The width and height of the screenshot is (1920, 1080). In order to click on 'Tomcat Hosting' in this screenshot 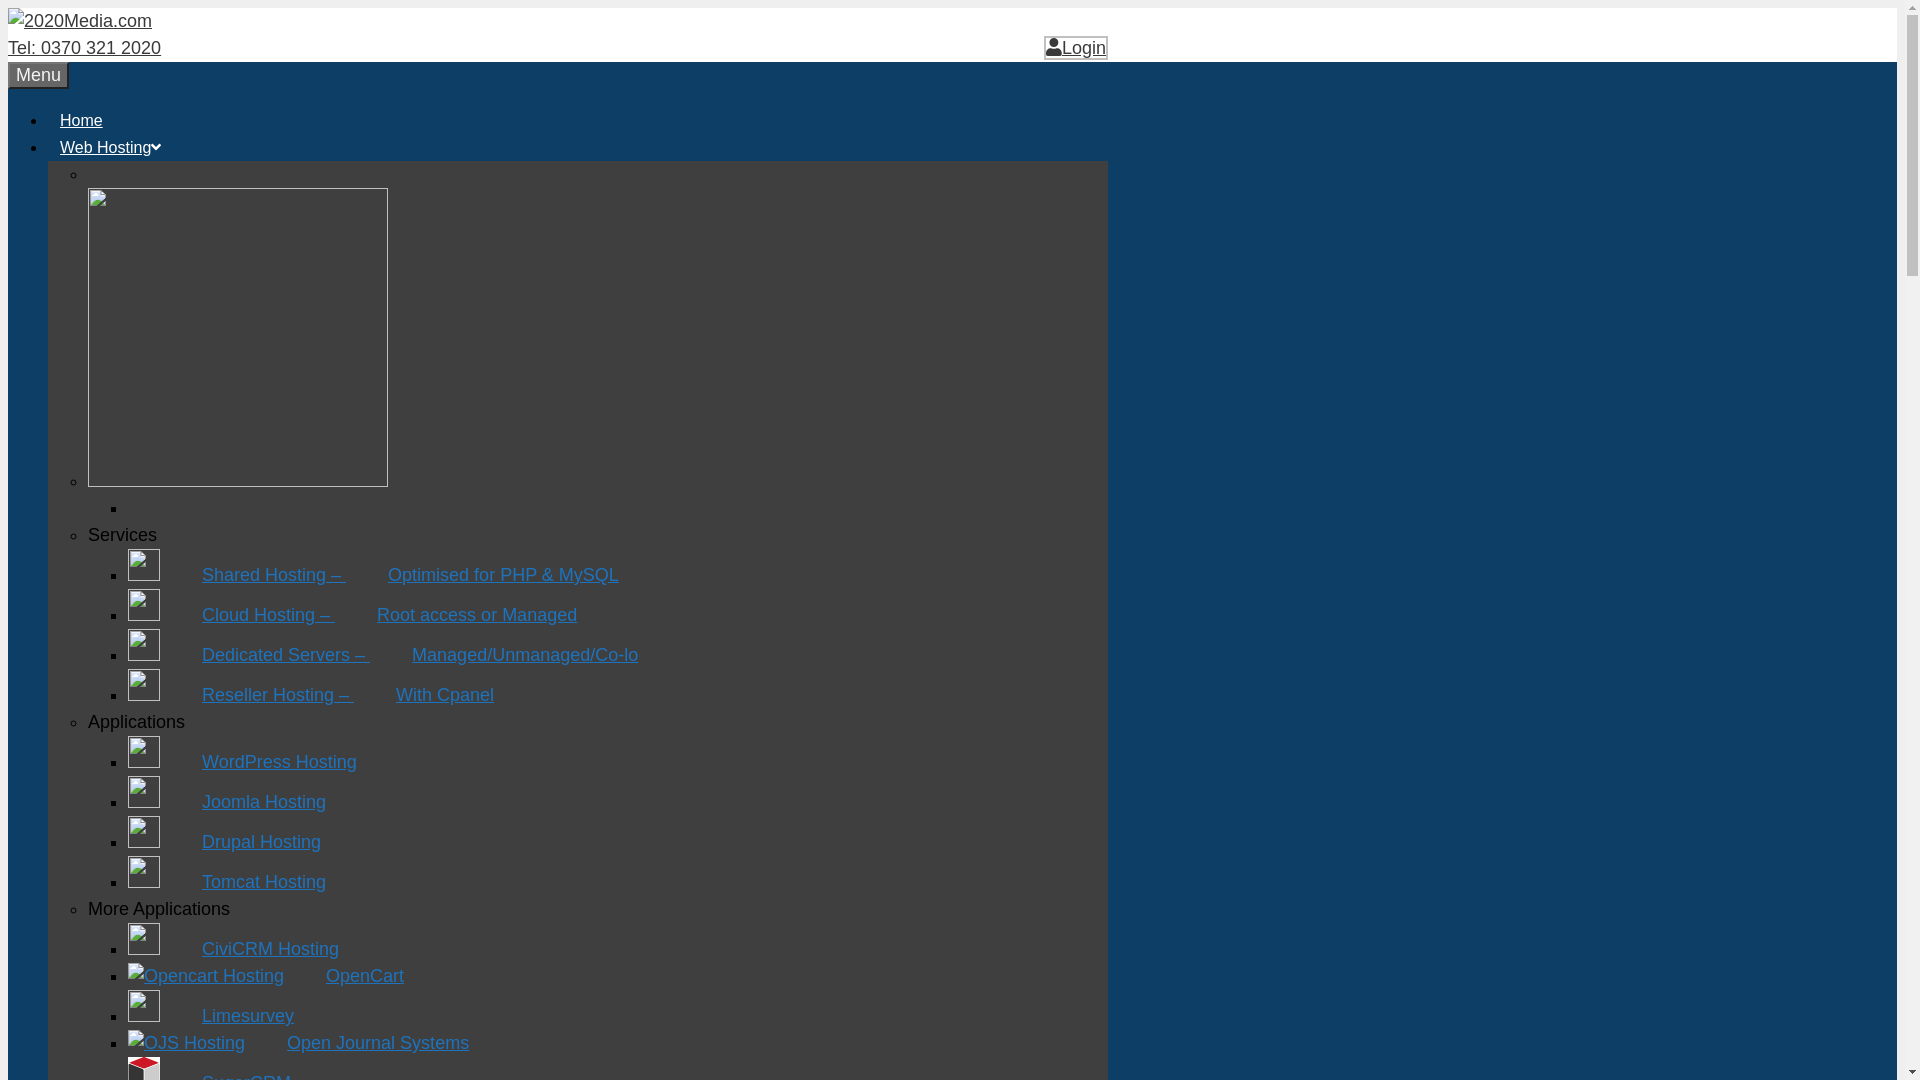, I will do `click(226, 881)`.